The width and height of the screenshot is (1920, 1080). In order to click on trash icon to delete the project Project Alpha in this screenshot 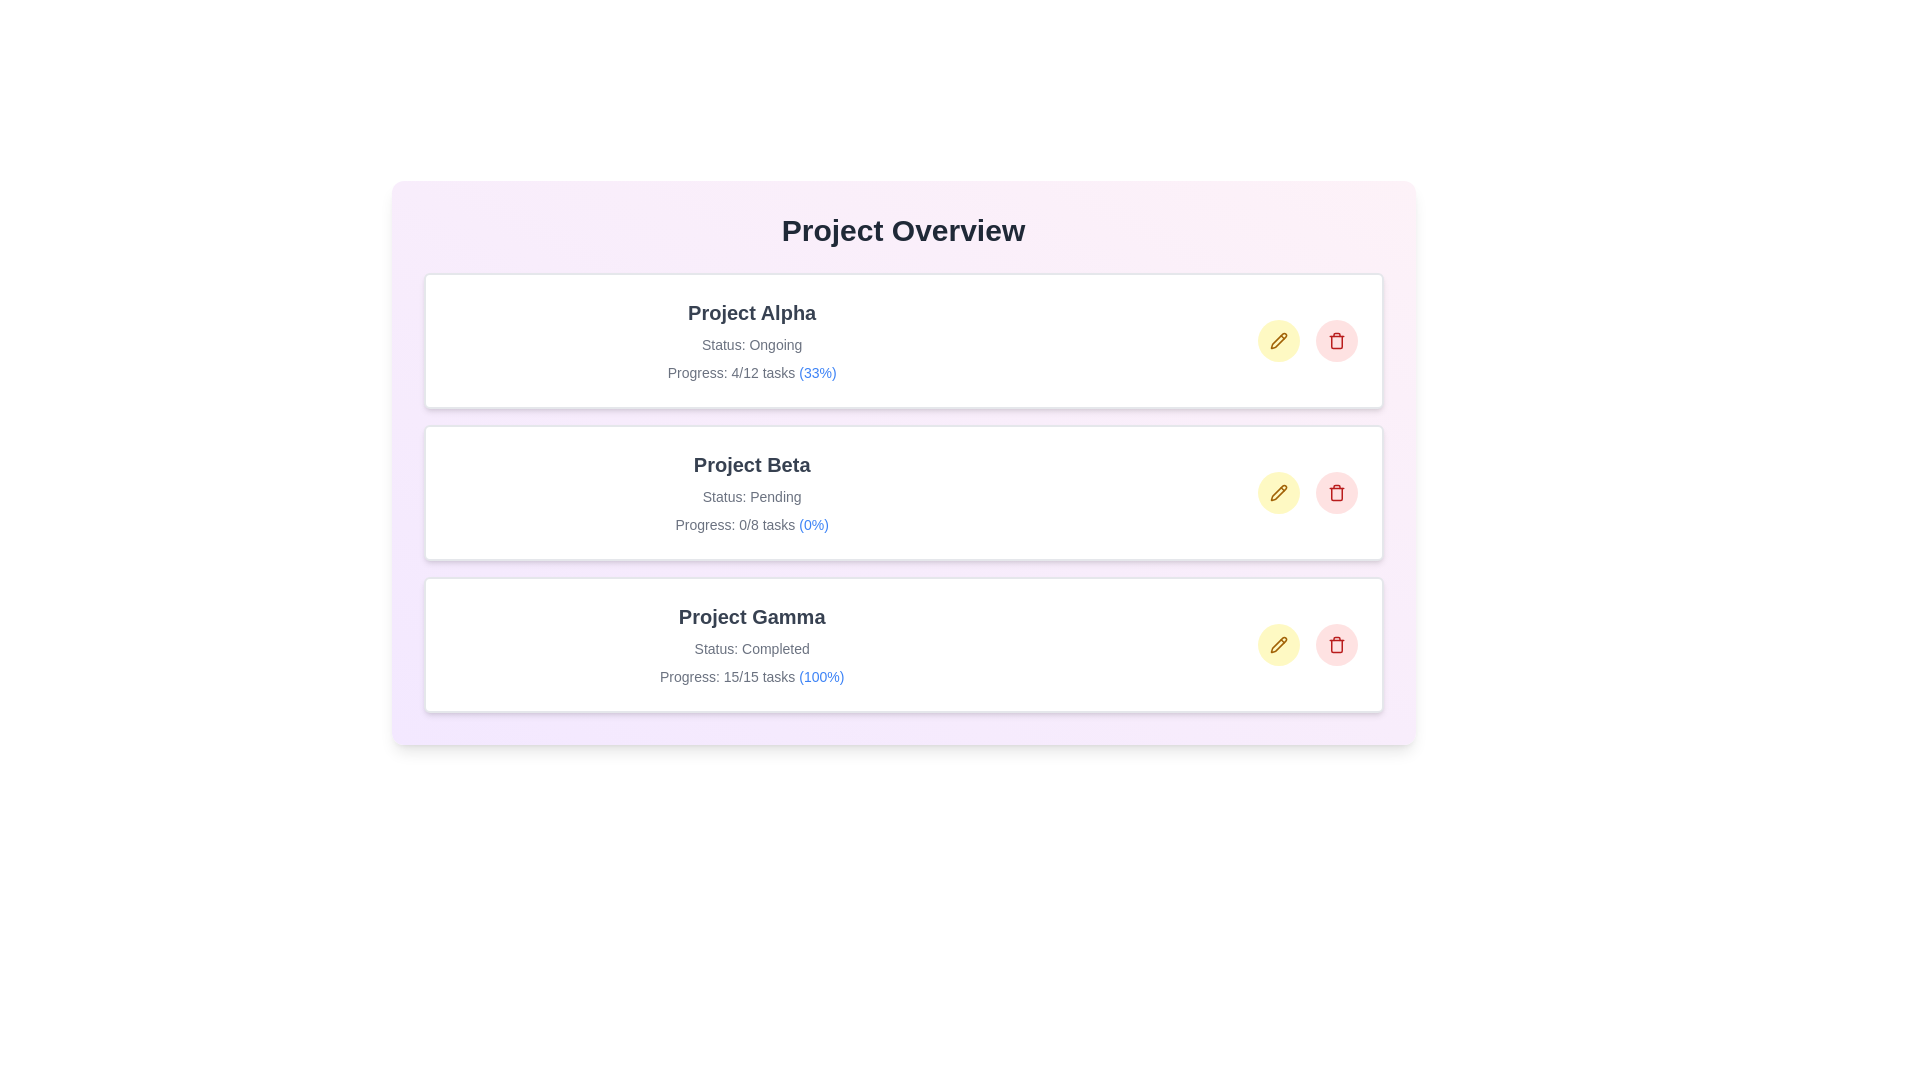, I will do `click(1336, 339)`.